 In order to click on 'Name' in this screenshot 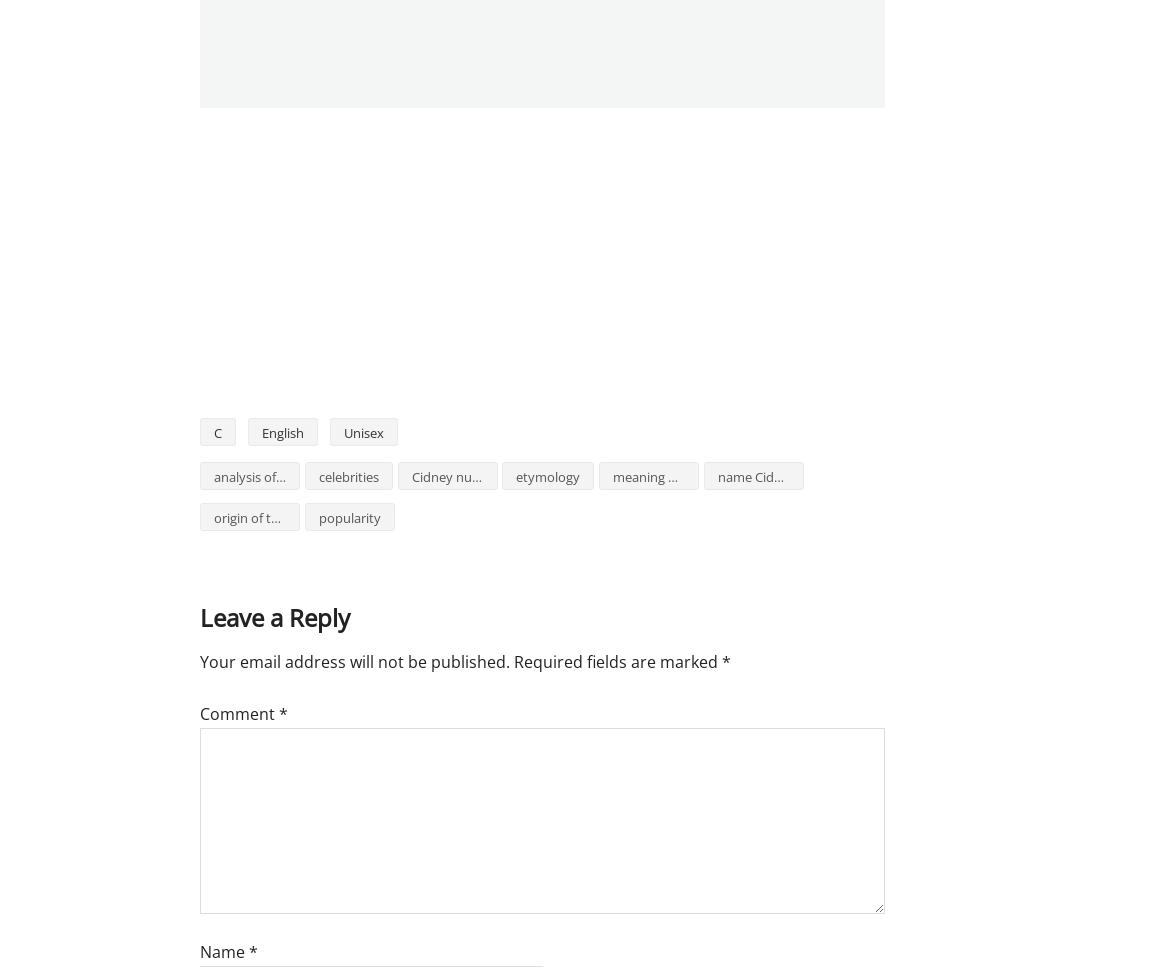, I will do `click(223, 951)`.